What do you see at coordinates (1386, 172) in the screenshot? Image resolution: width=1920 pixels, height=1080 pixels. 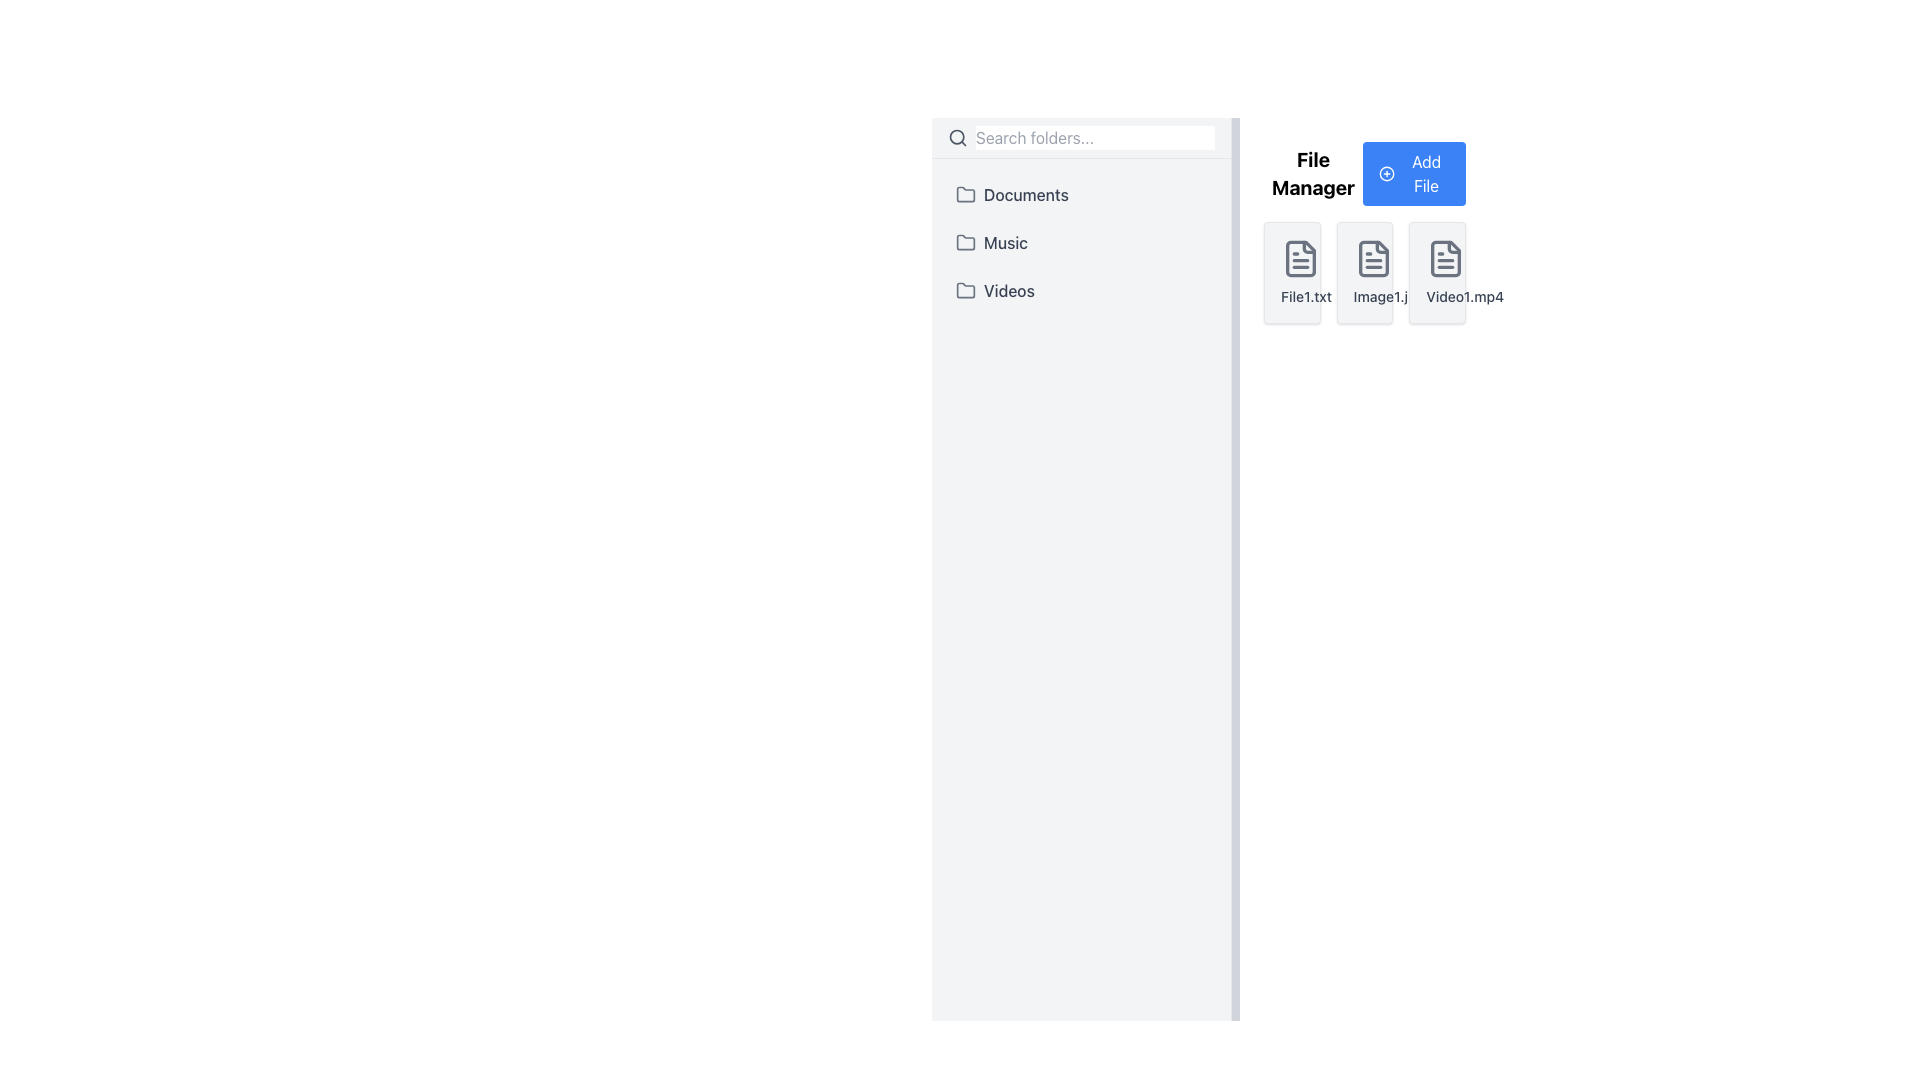 I see `the circular SVG icon representing the action to create or add new items, located within the 'Add File' button at the top-right side of the interface` at bounding box center [1386, 172].